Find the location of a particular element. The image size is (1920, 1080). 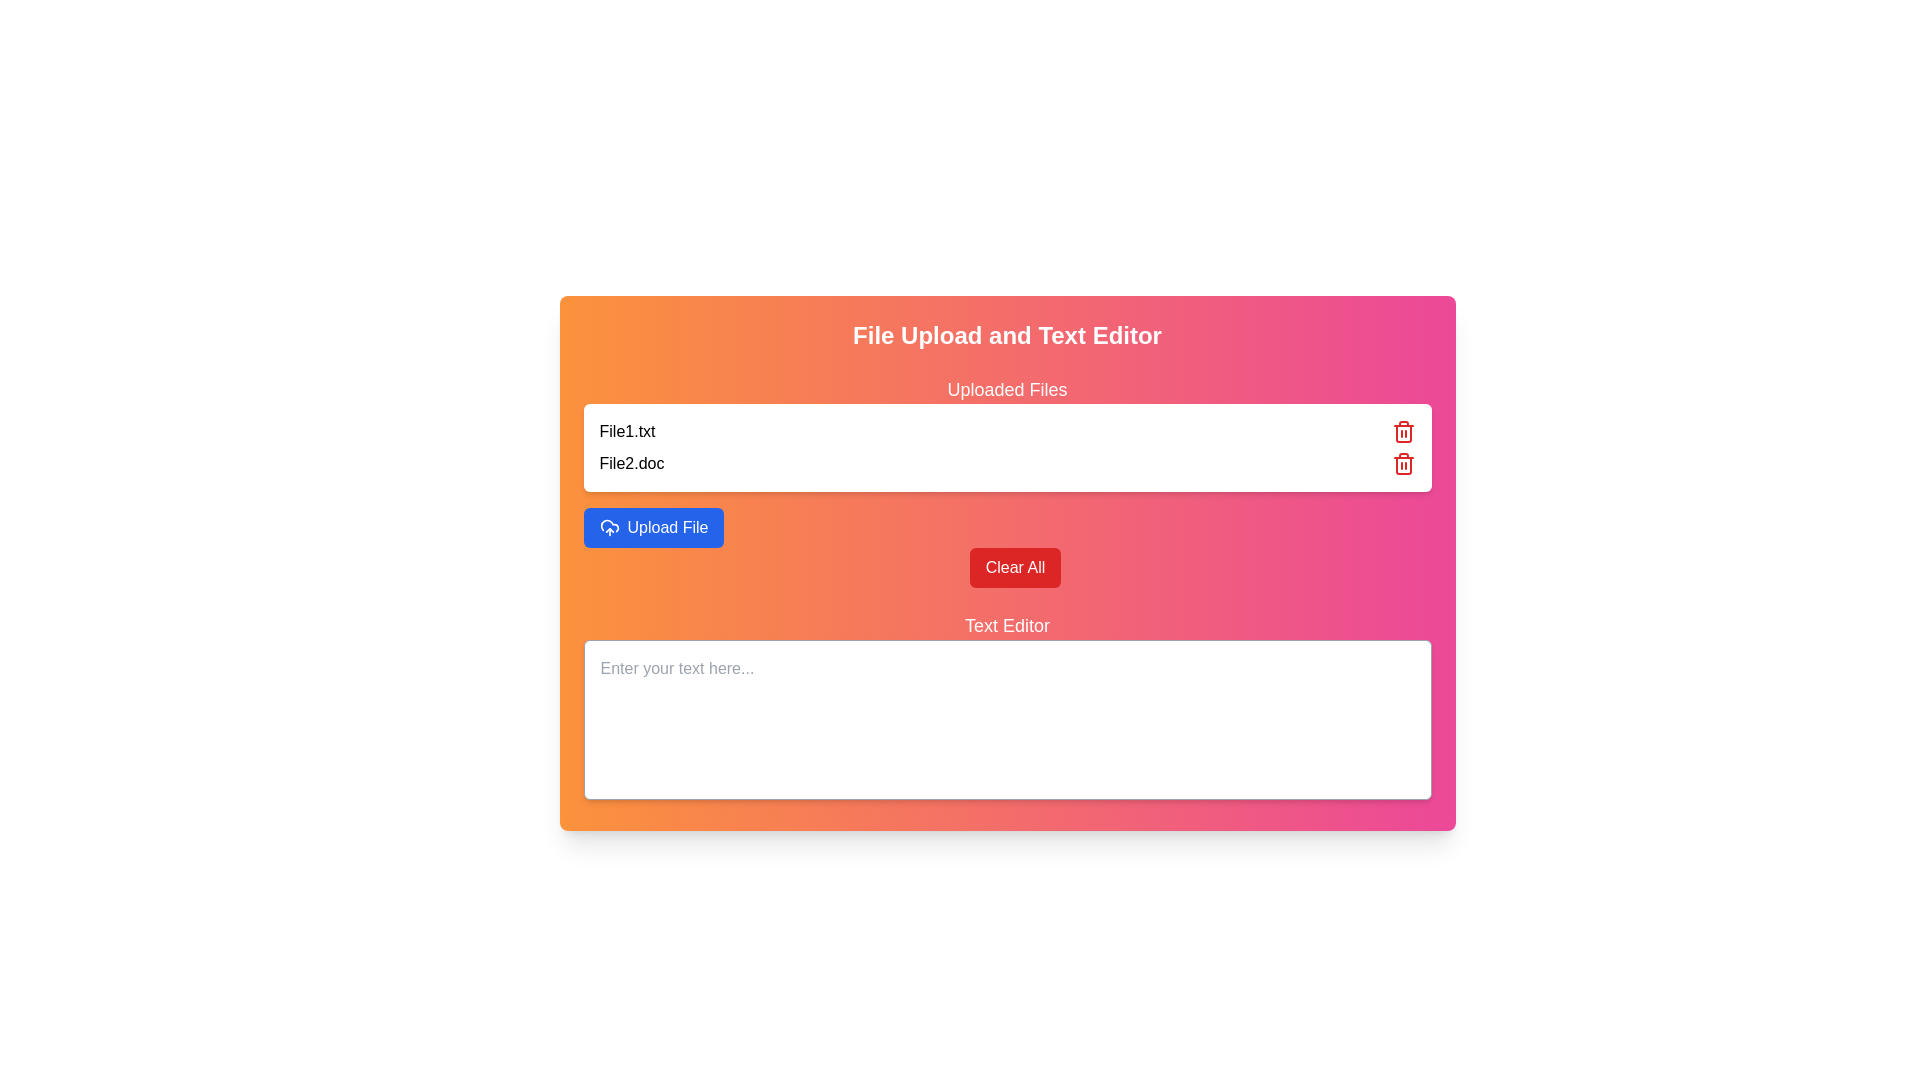

the red trash bin icon located to the right of the file name 'File2.doc' is located at coordinates (1402, 463).